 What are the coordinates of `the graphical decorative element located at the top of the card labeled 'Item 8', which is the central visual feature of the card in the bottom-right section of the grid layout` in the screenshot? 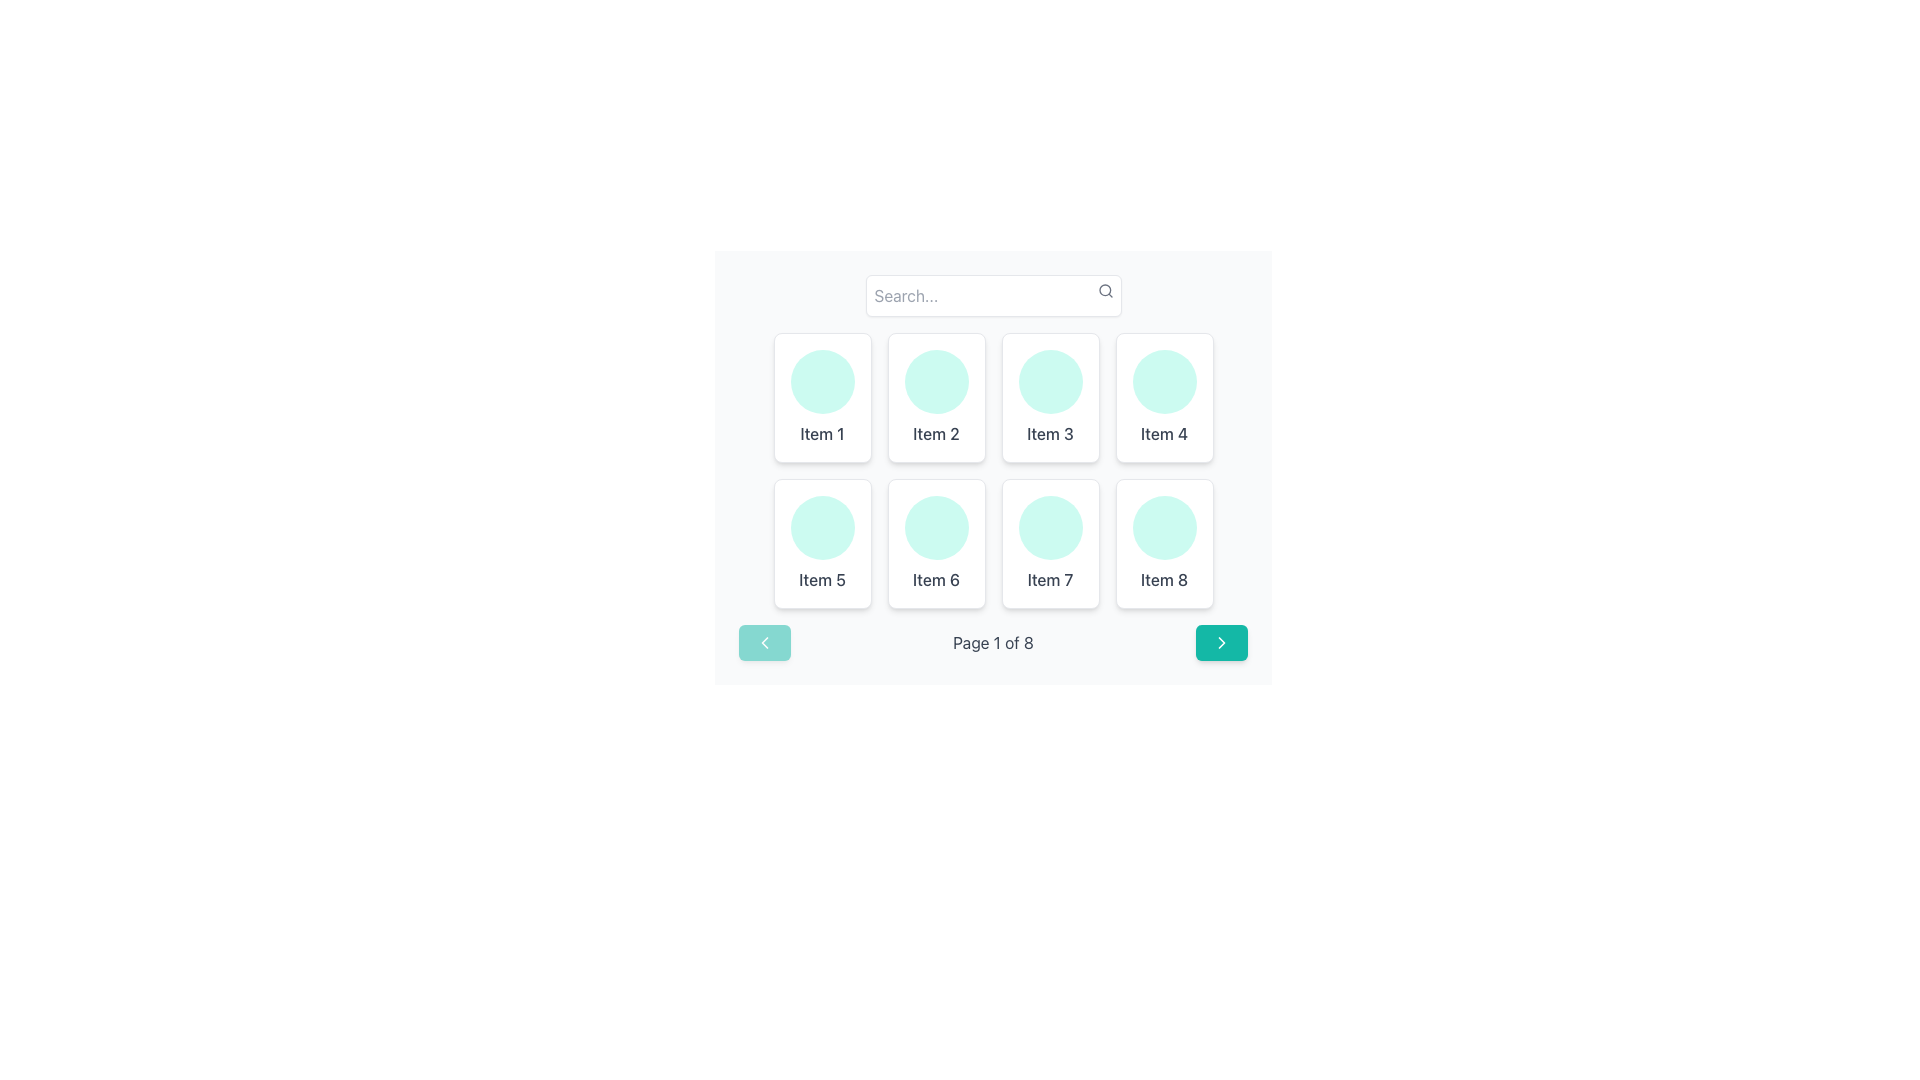 It's located at (1164, 527).